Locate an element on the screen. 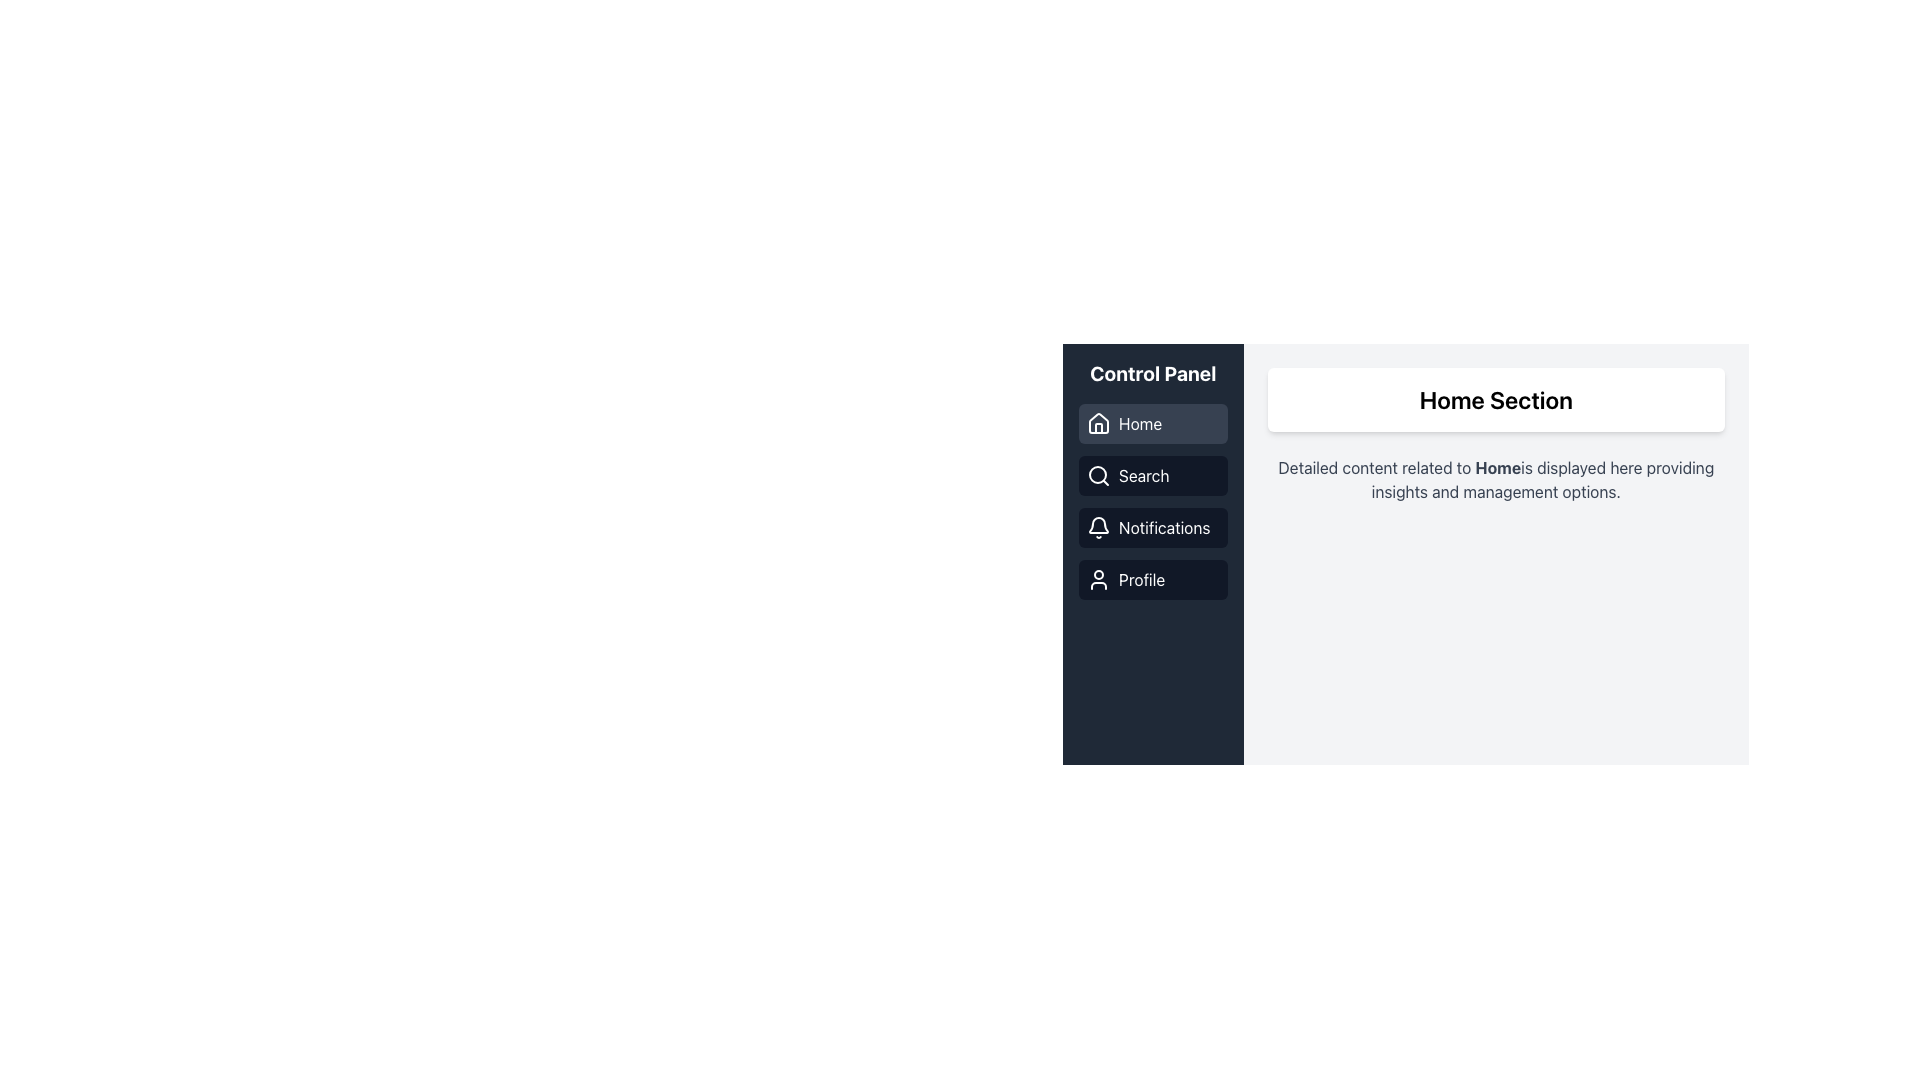 The height and width of the screenshot is (1080, 1920). the Notifications bell icon located to the left of the text 'Notifications' in the vertical menu is located at coordinates (1098, 527).